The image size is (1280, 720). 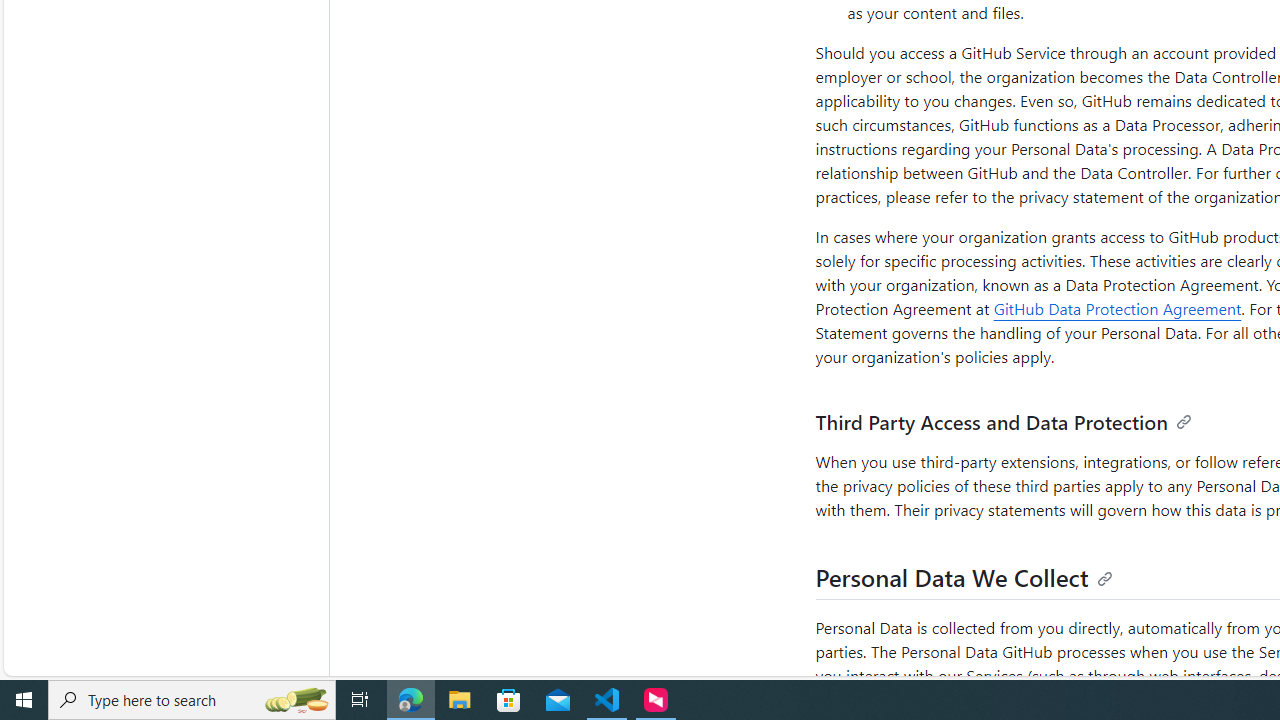 What do you see at coordinates (1116, 308) in the screenshot?
I see `'GitHub Data Protection Agreement'` at bounding box center [1116, 308].